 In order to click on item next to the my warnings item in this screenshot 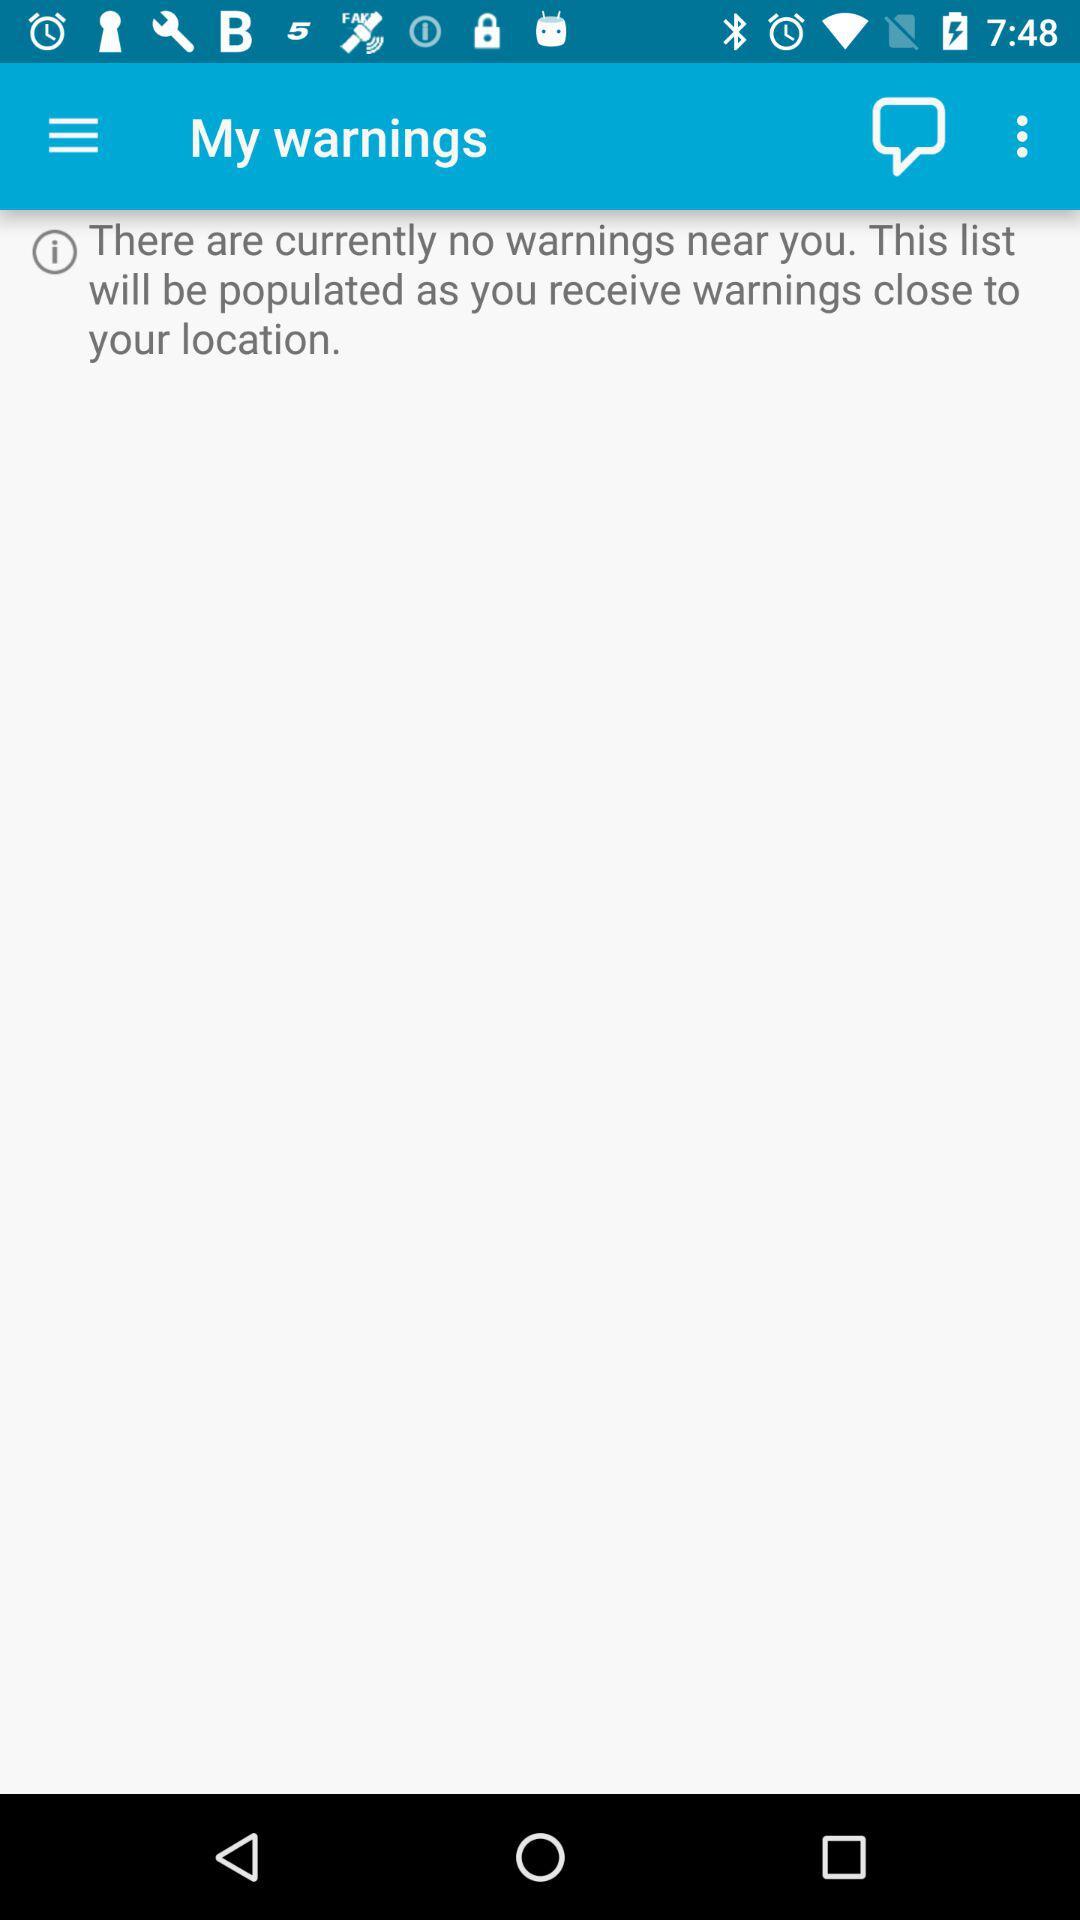, I will do `click(911, 135)`.